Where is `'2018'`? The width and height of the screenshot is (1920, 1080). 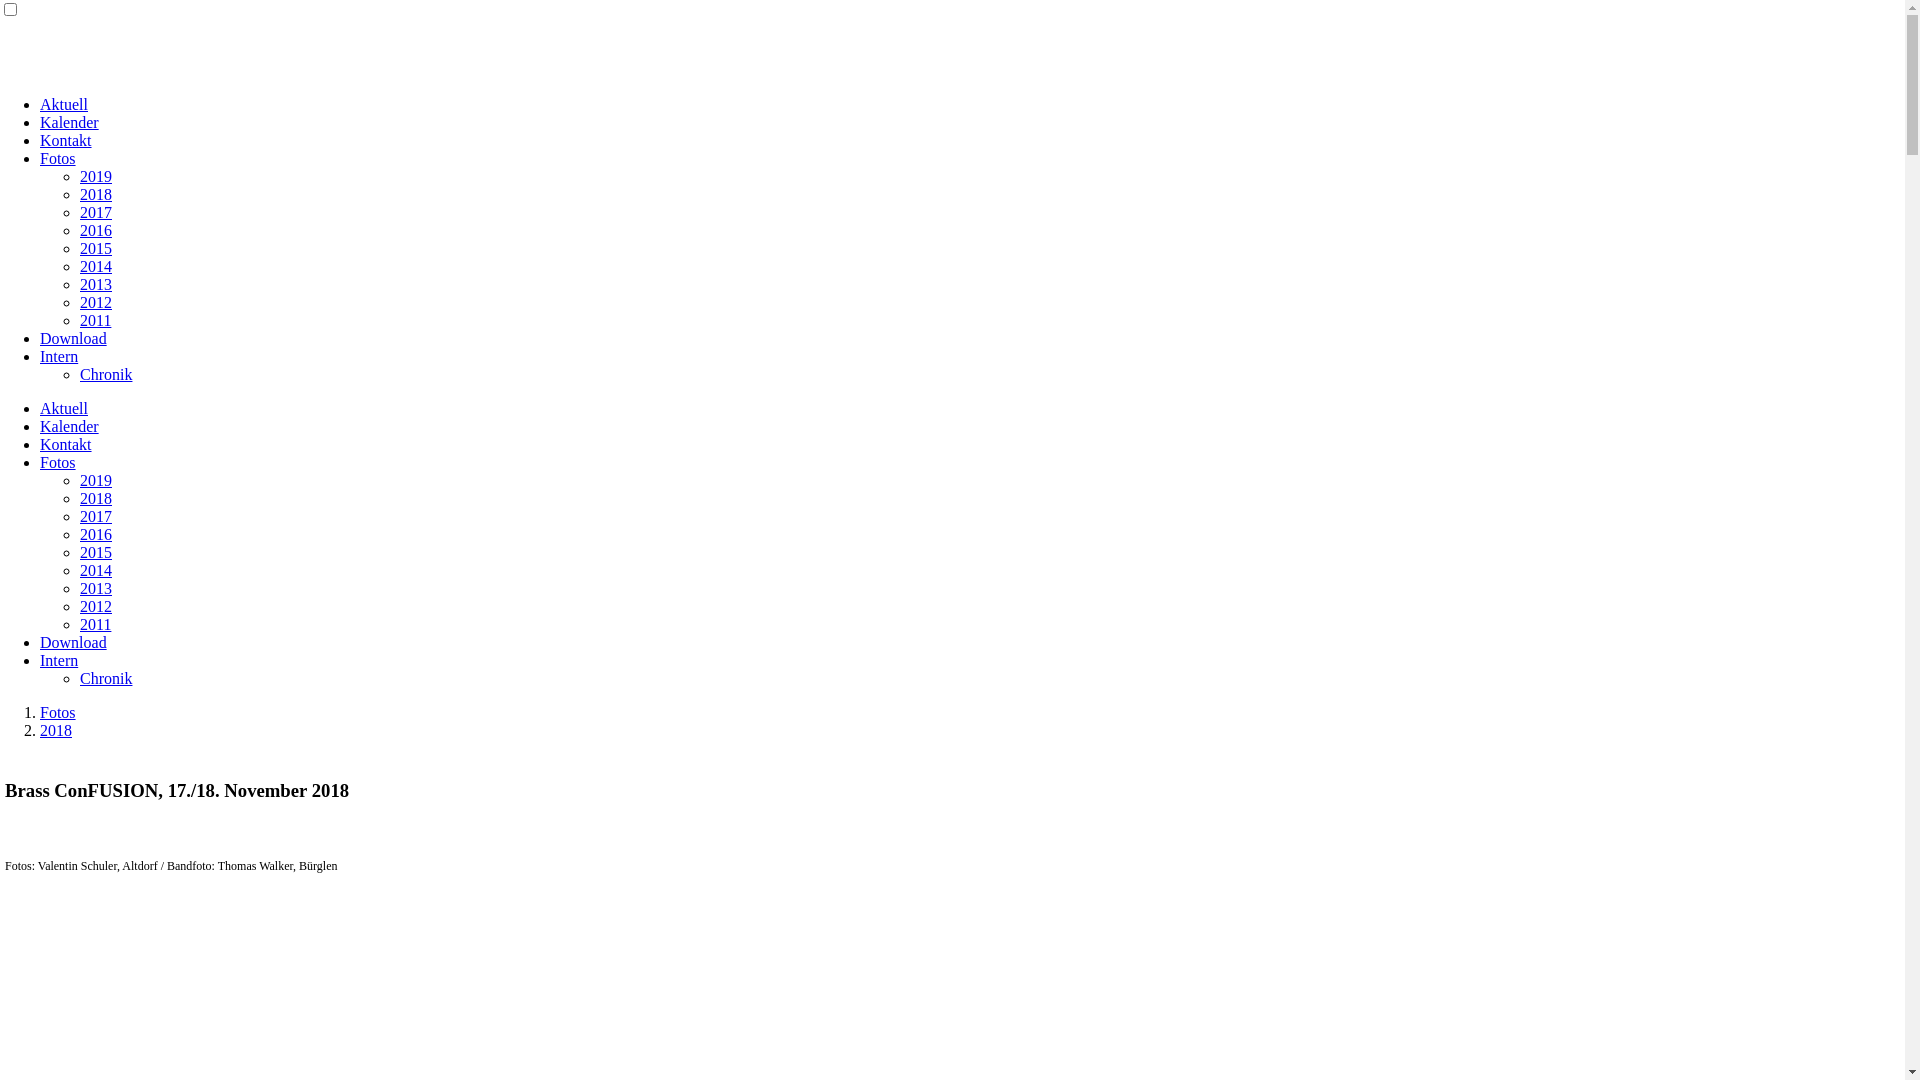
'2018' is located at coordinates (95, 194).